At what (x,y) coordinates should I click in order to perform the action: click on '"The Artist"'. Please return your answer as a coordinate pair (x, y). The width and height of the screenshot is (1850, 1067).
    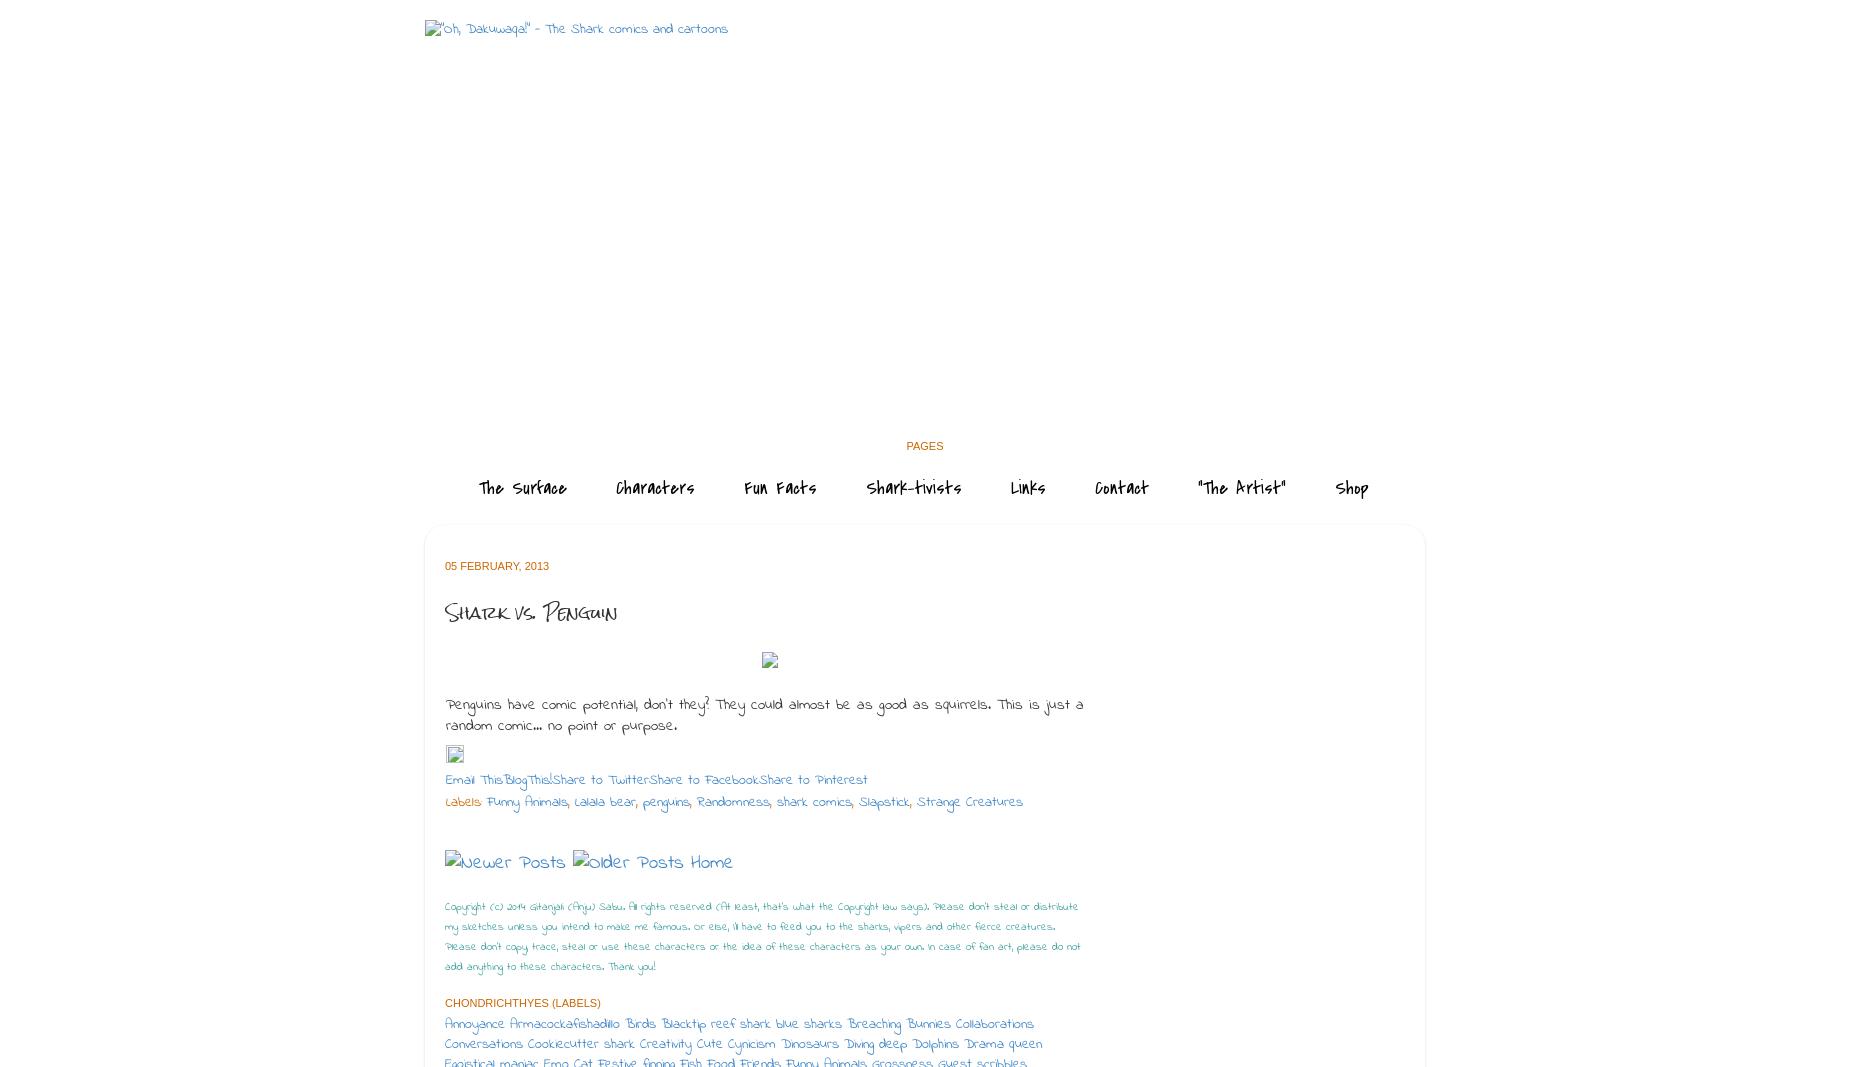
    Looking at the image, I should click on (1241, 487).